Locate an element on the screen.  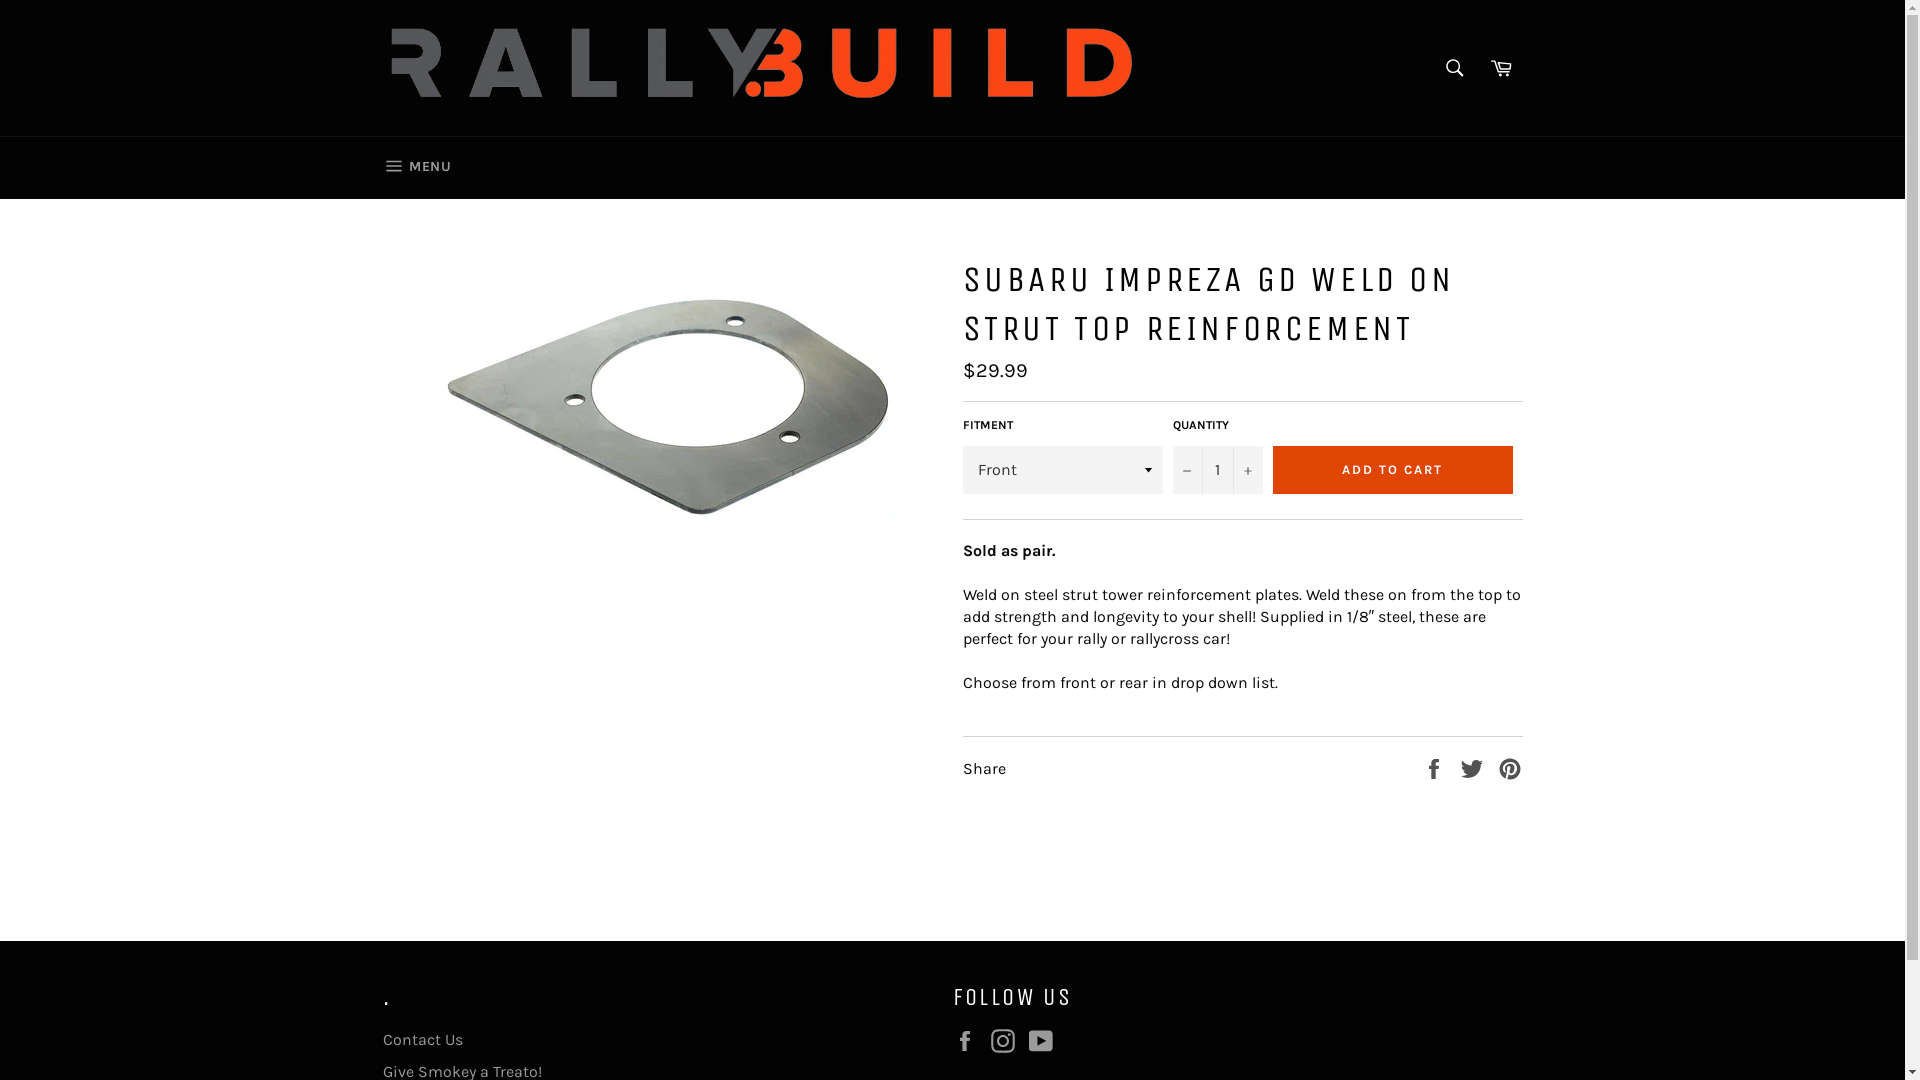
'Contact Us' is located at coordinates (421, 1038).